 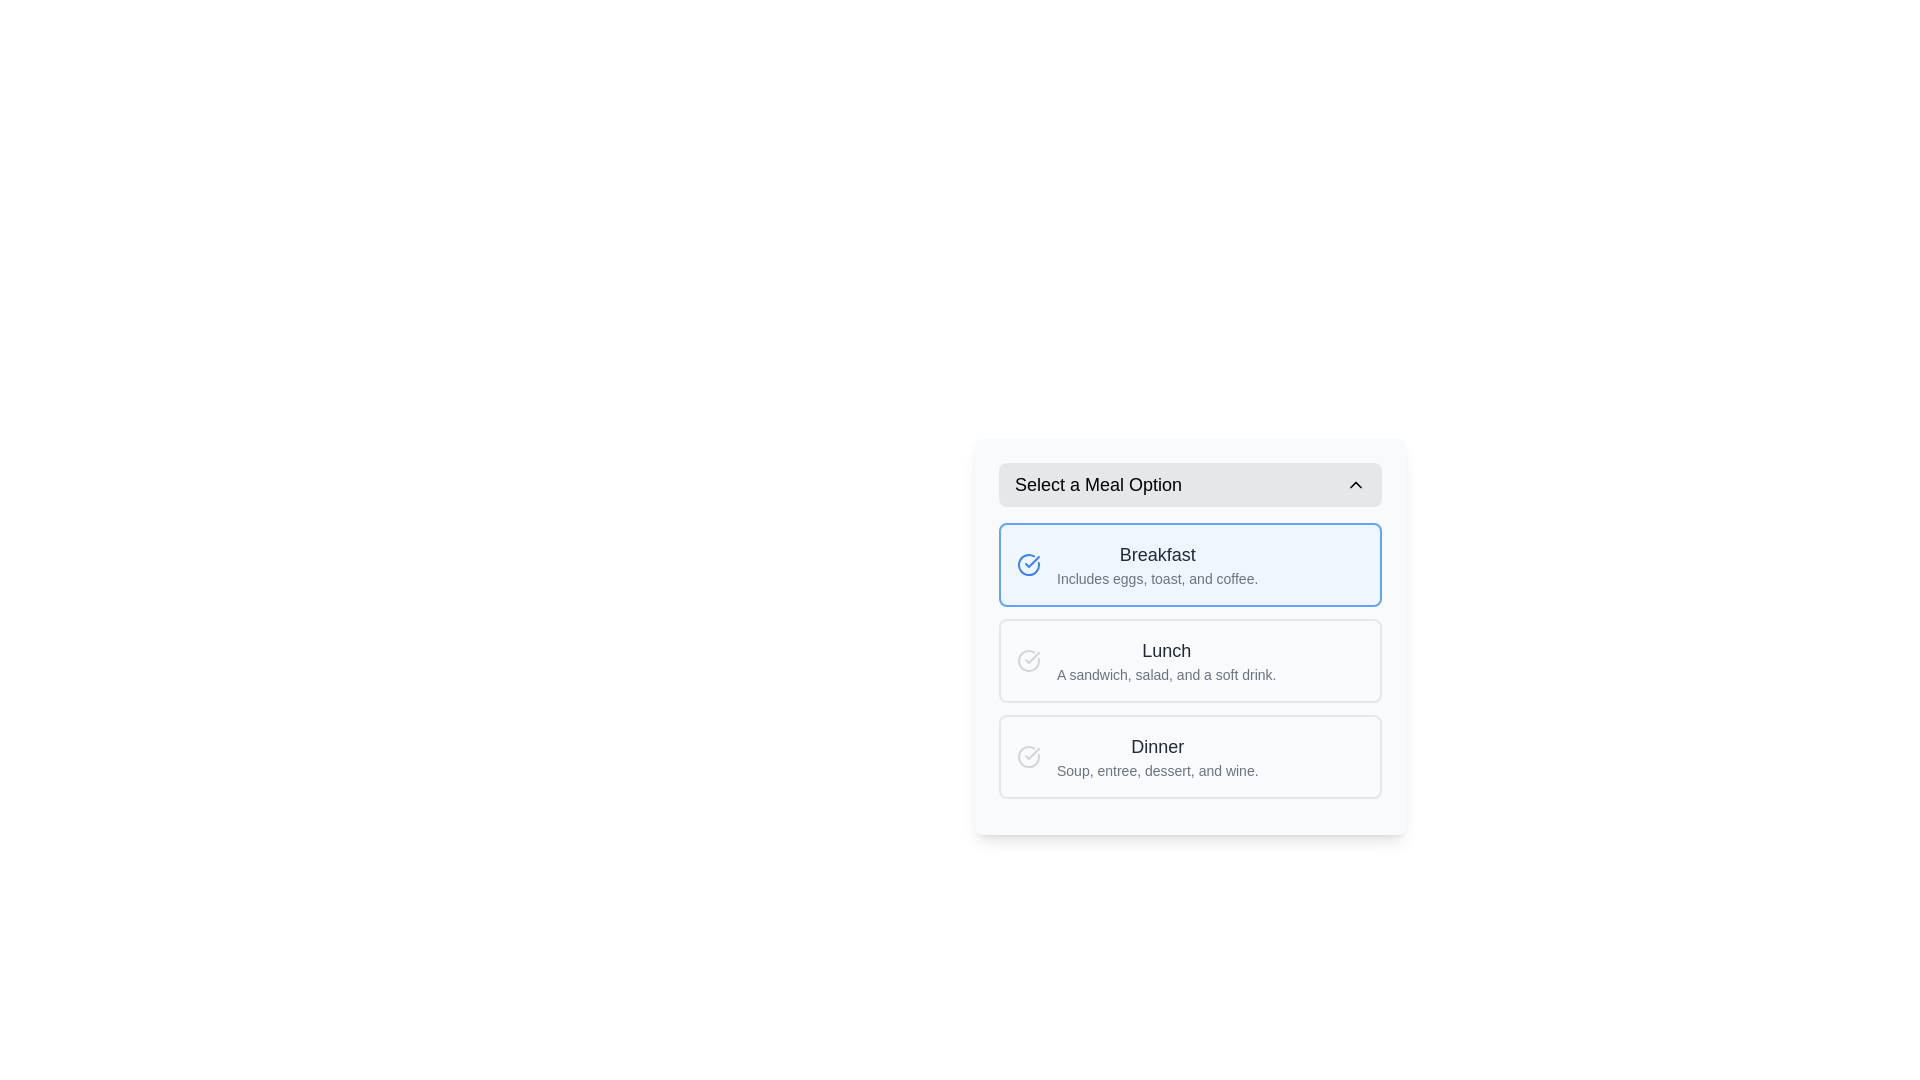 What do you see at coordinates (1166, 660) in the screenshot?
I see `information provided in the 'Lunch' meal option text block, which is located below the 'Breakfast' item and above the 'Dinner' item in the meal options list` at bounding box center [1166, 660].